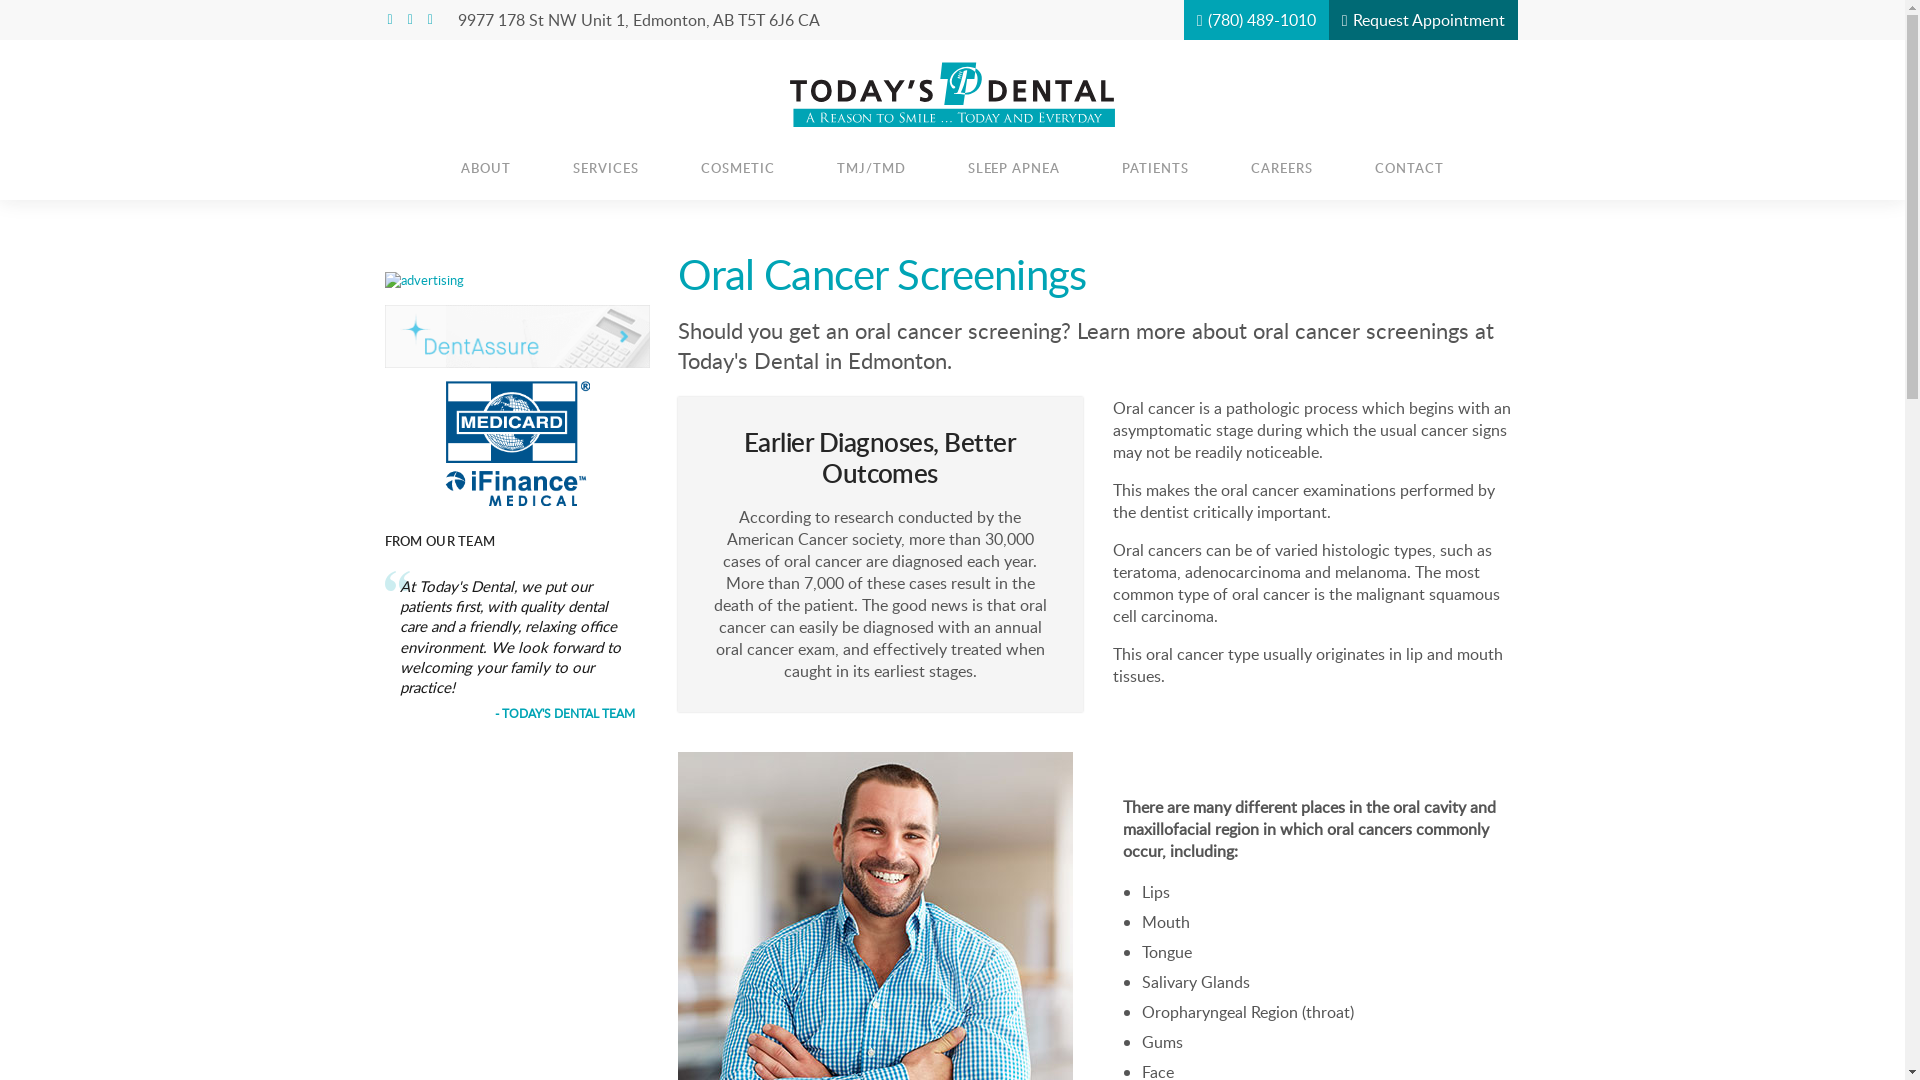  What do you see at coordinates (485, 167) in the screenshot?
I see `'ABOUT'` at bounding box center [485, 167].